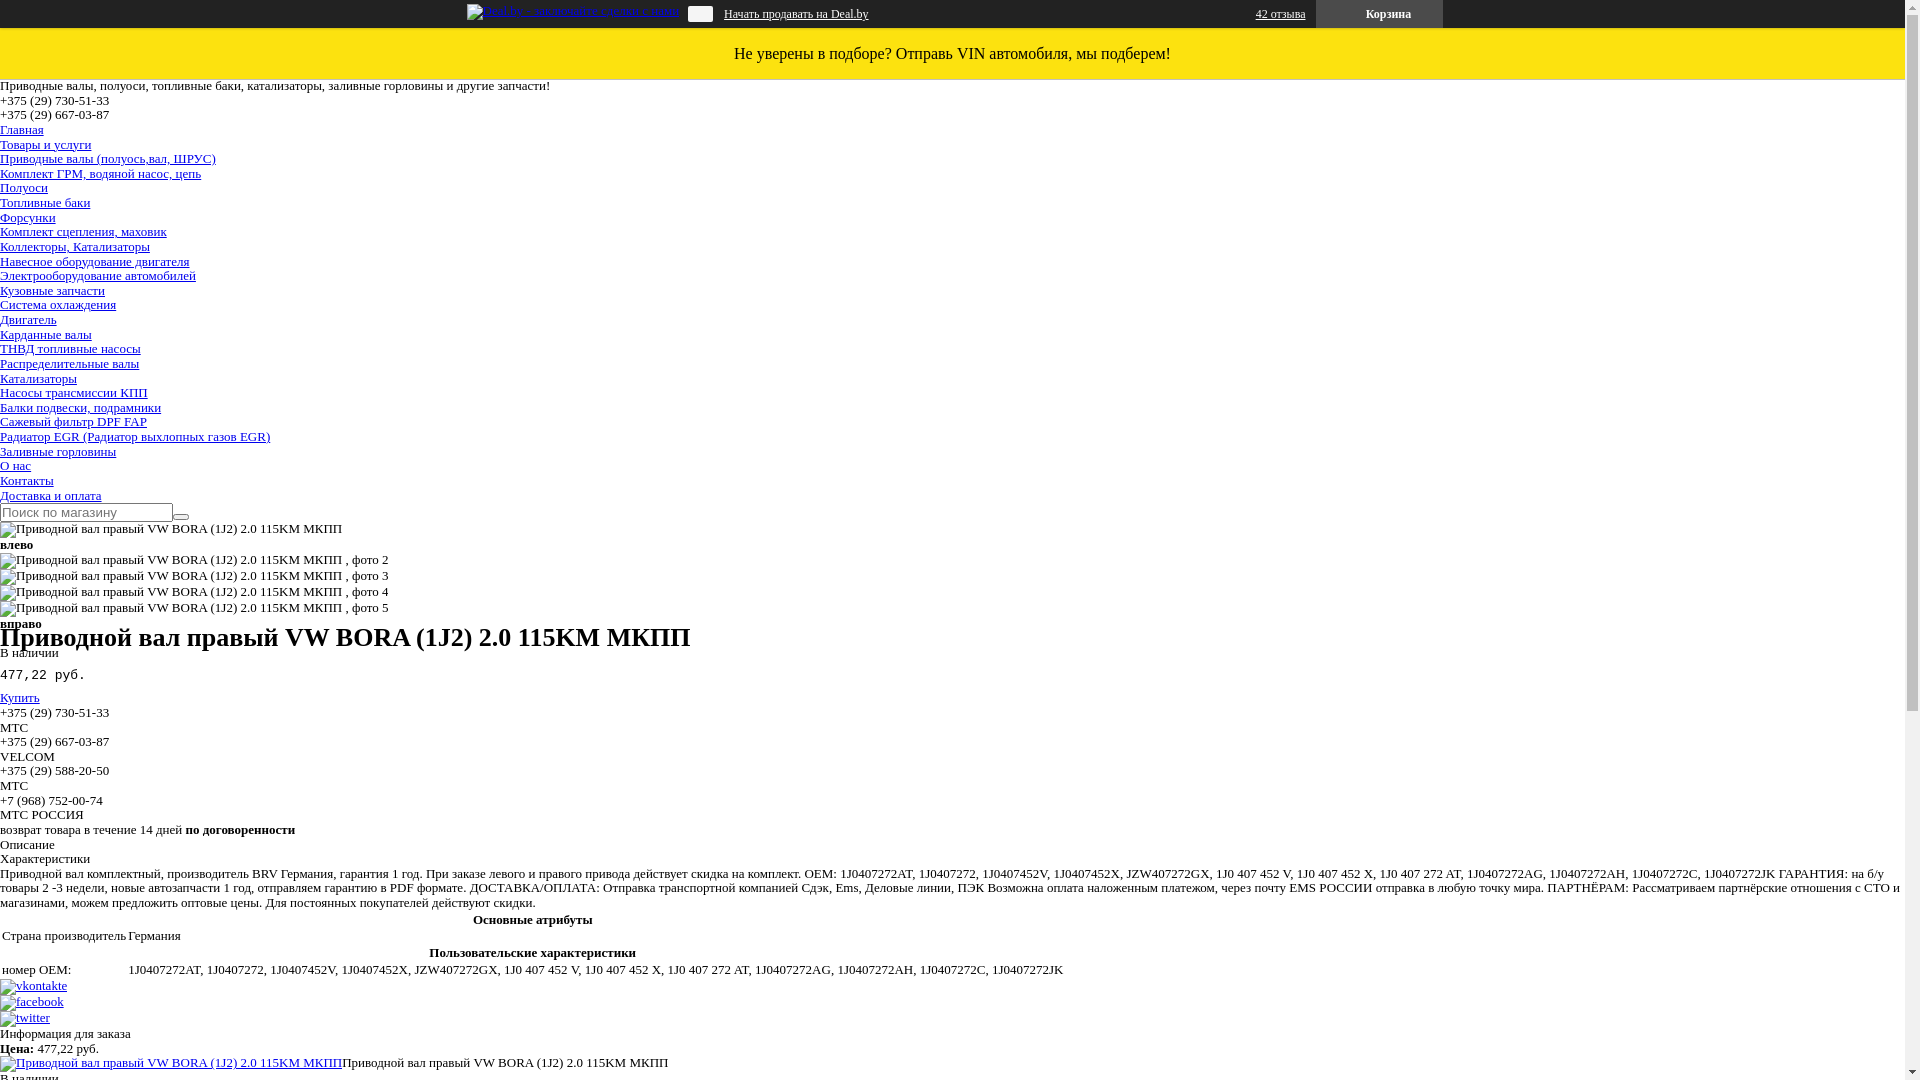 The height and width of the screenshot is (1080, 1920). What do you see at coordinates (24, 1017) in the screenshot?
I see `'twitter'` at bounding box center [24, 1017].